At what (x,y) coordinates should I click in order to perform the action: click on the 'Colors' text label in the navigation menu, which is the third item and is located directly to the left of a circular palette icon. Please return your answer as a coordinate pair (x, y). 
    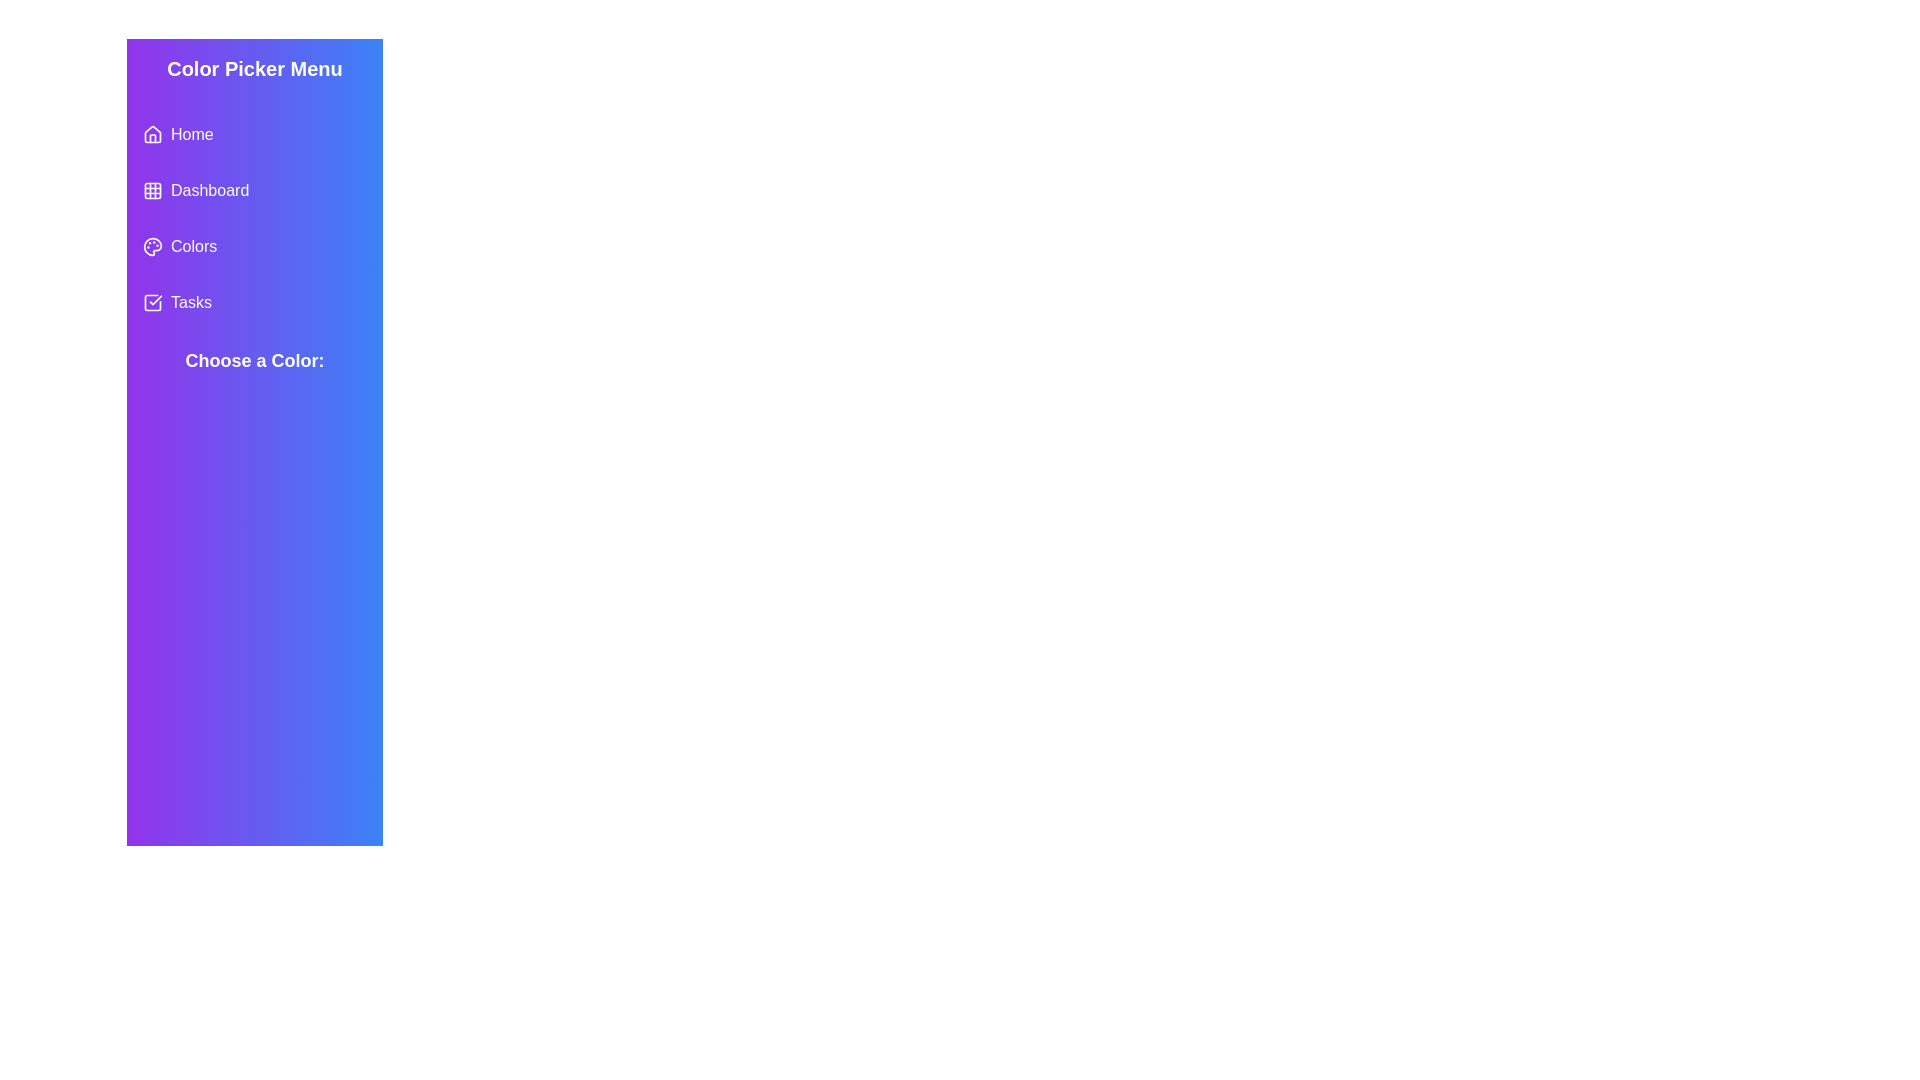
    Looking at the image, I should click on (194, 245).